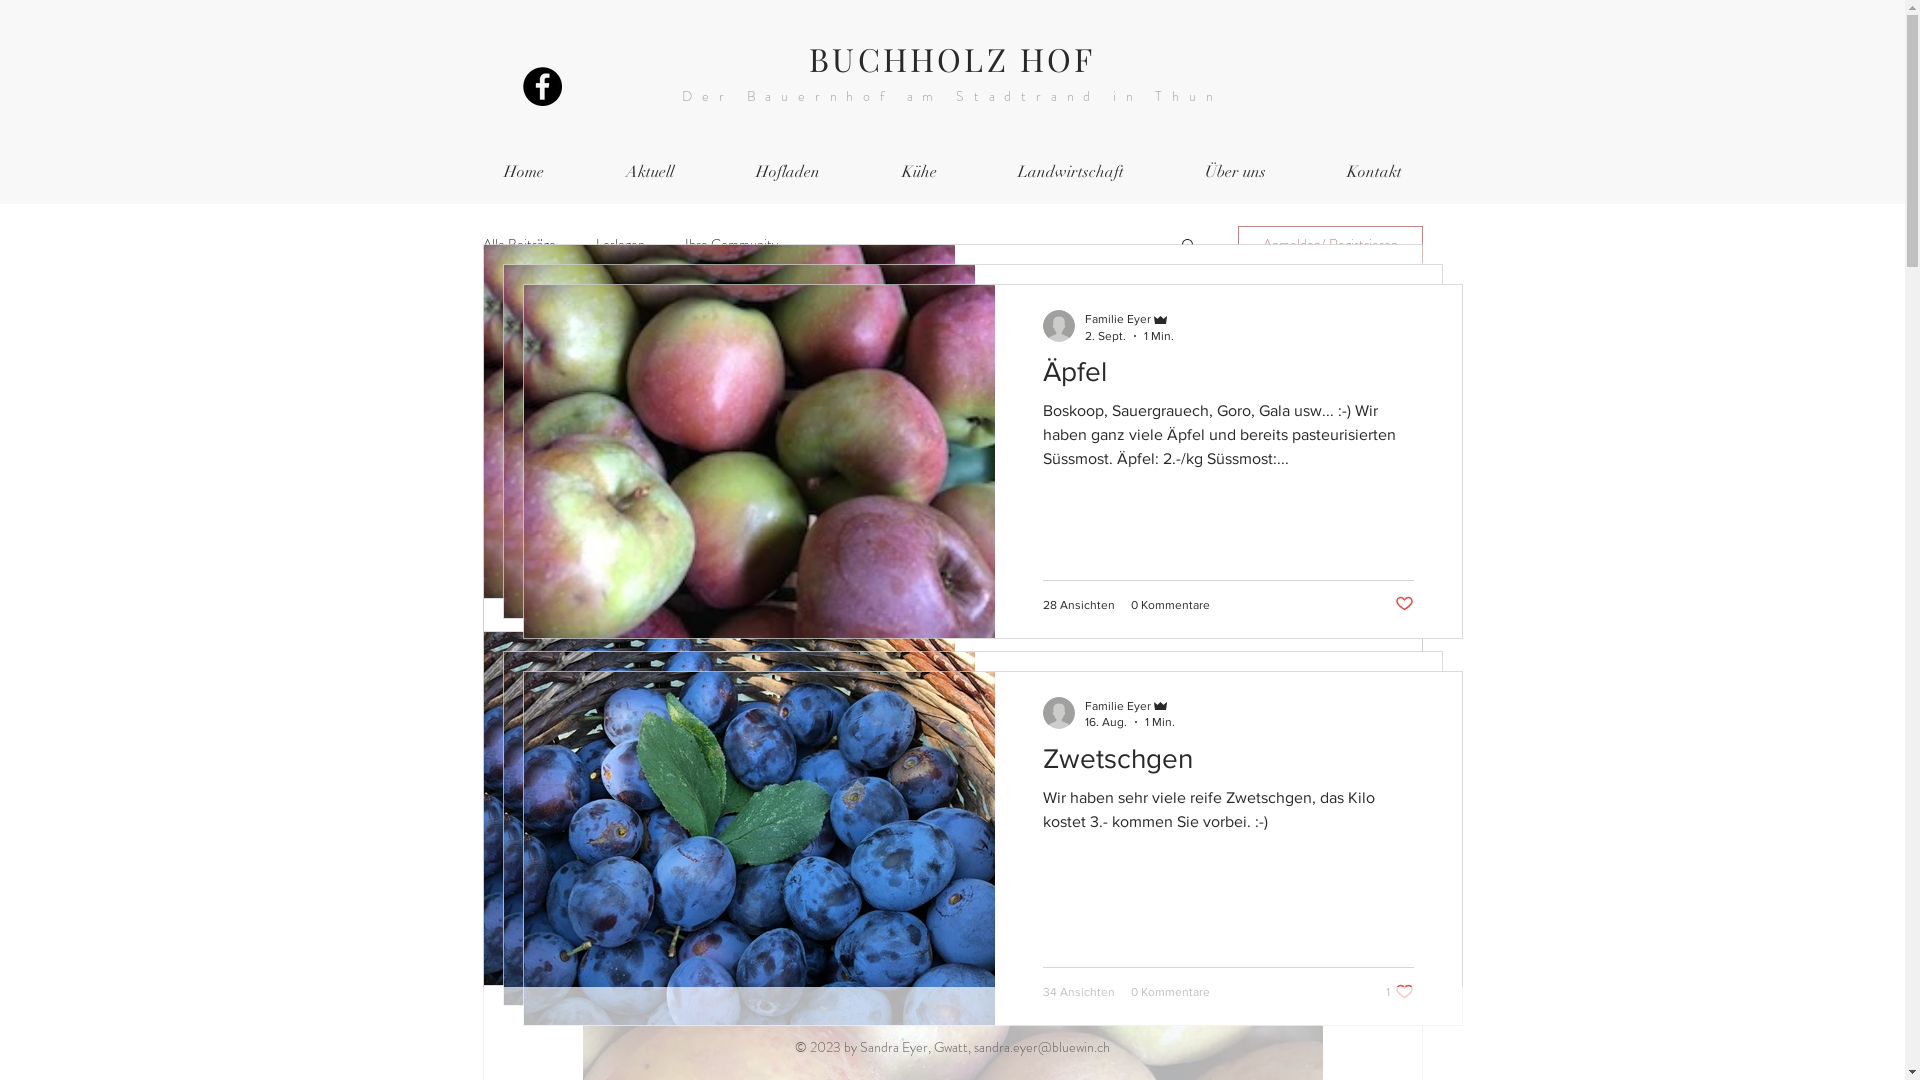  Describe the element at coordinates (1372, 171) in the screenshot. I see `'Kontakt'` at that location.